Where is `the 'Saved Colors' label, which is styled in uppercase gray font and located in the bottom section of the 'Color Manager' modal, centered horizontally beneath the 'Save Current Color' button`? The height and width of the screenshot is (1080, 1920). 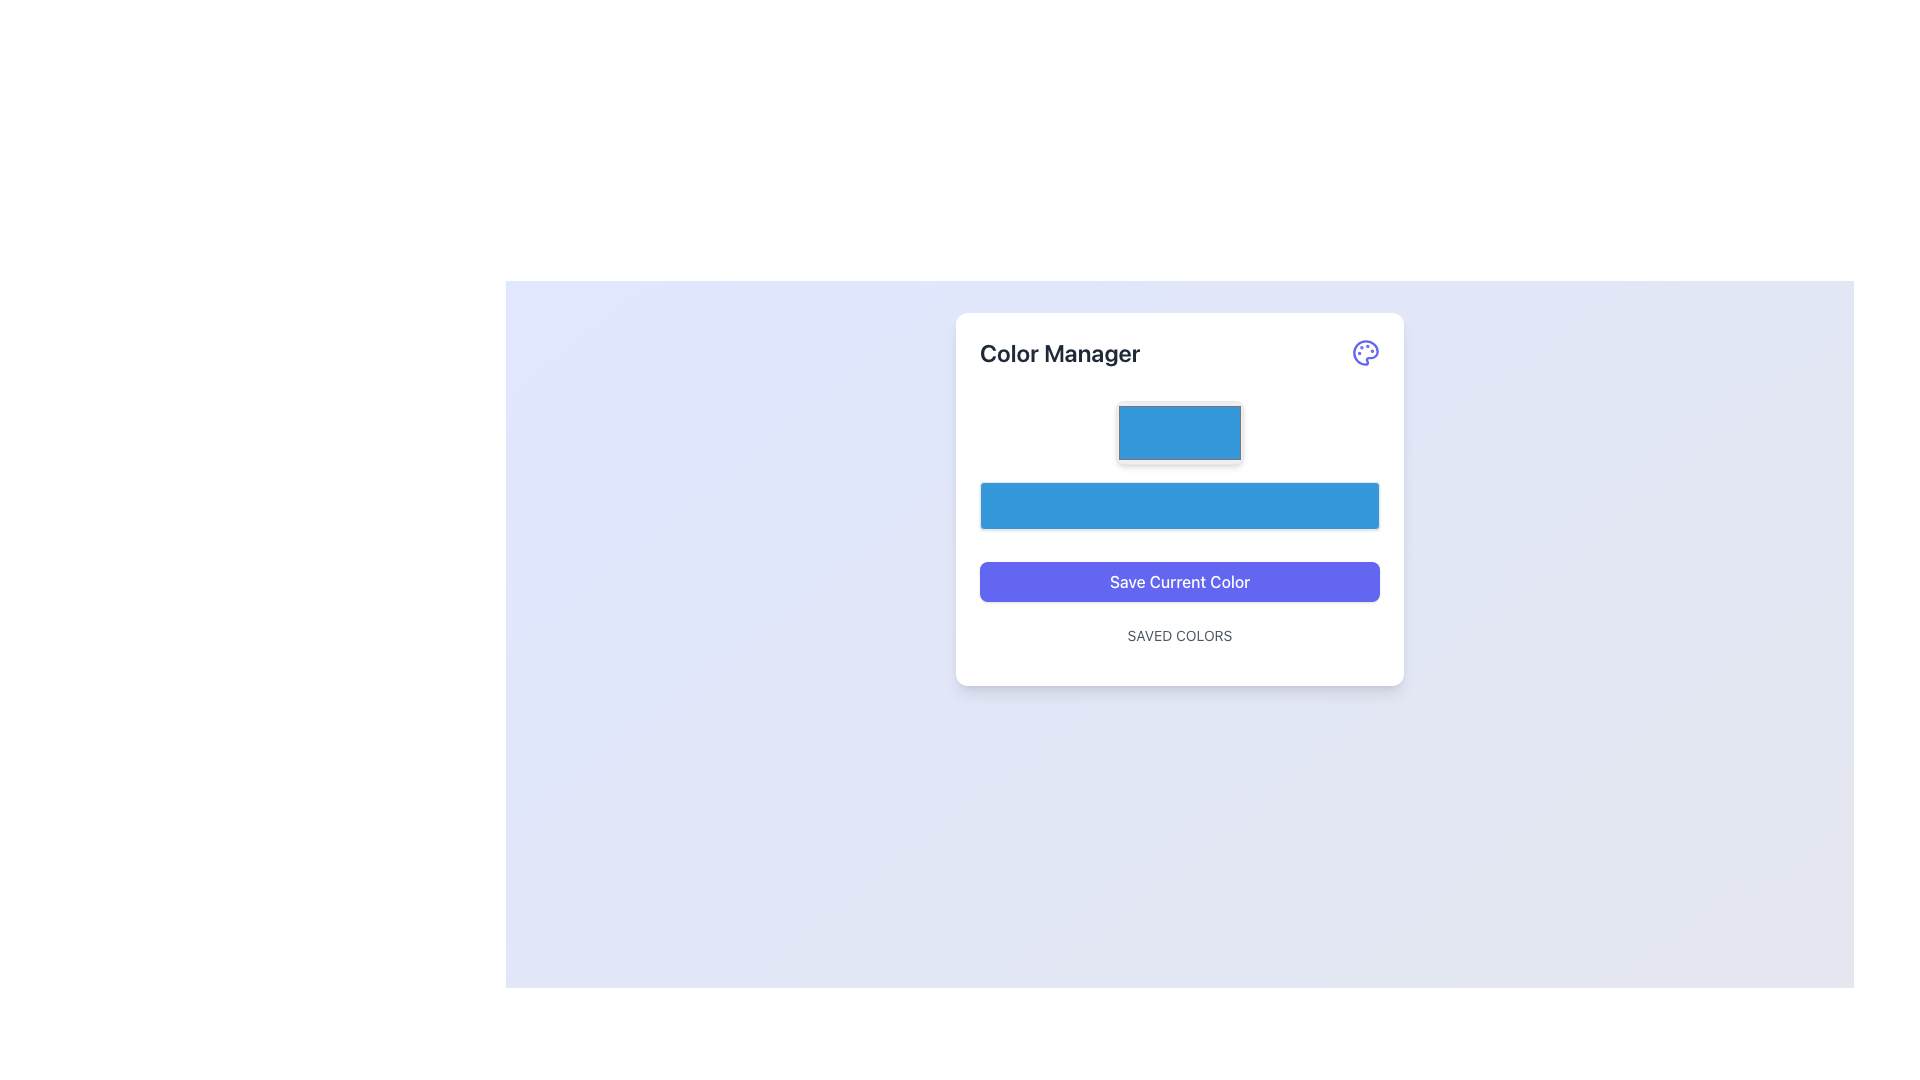
the 'Saved Colors' label, which is styled in uppercase gray font and located in the bottom section of the 'Color Manager' modal, centered horizontally beneath the 'Save Current Color' button is located at coordinates (1180, 644).